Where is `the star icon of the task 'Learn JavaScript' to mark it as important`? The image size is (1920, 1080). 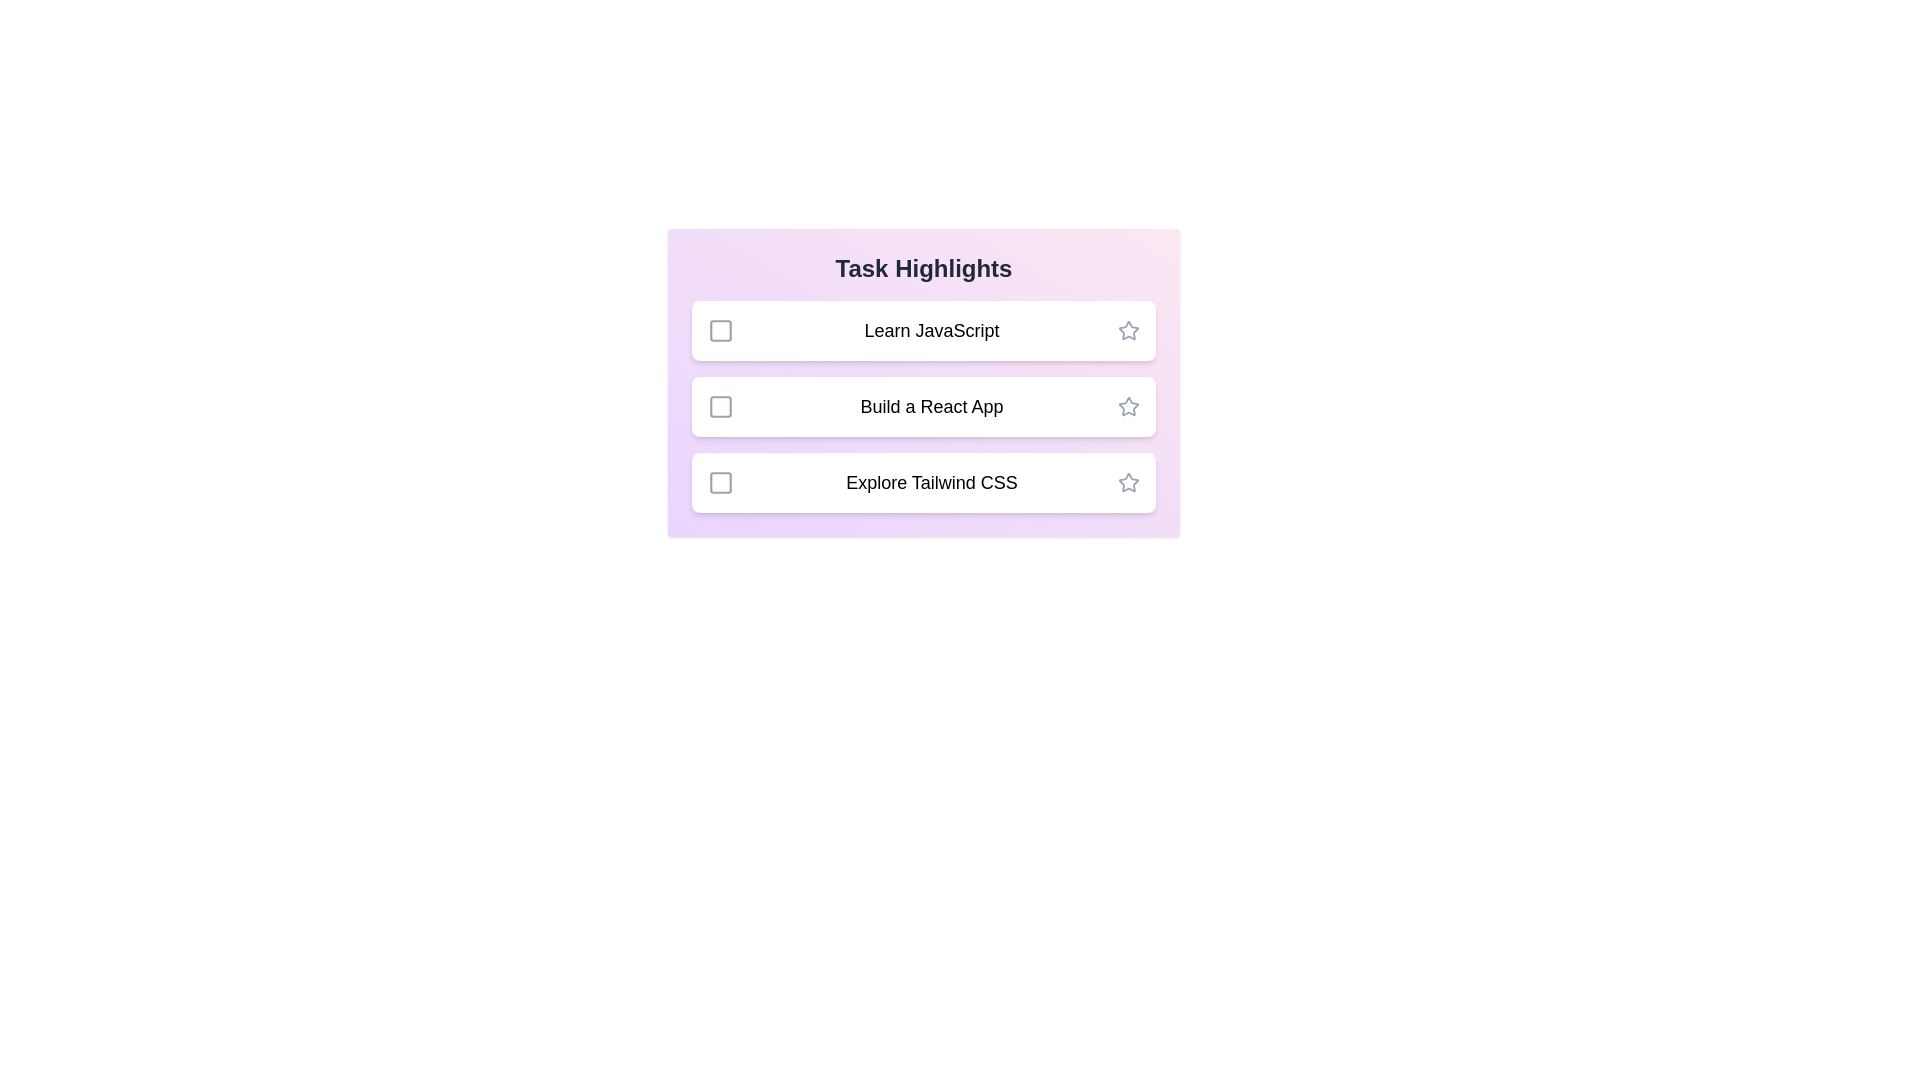
the star icon of the task 'Learn JavaScript' to mark it as important is located at coordinates (1128, 330).